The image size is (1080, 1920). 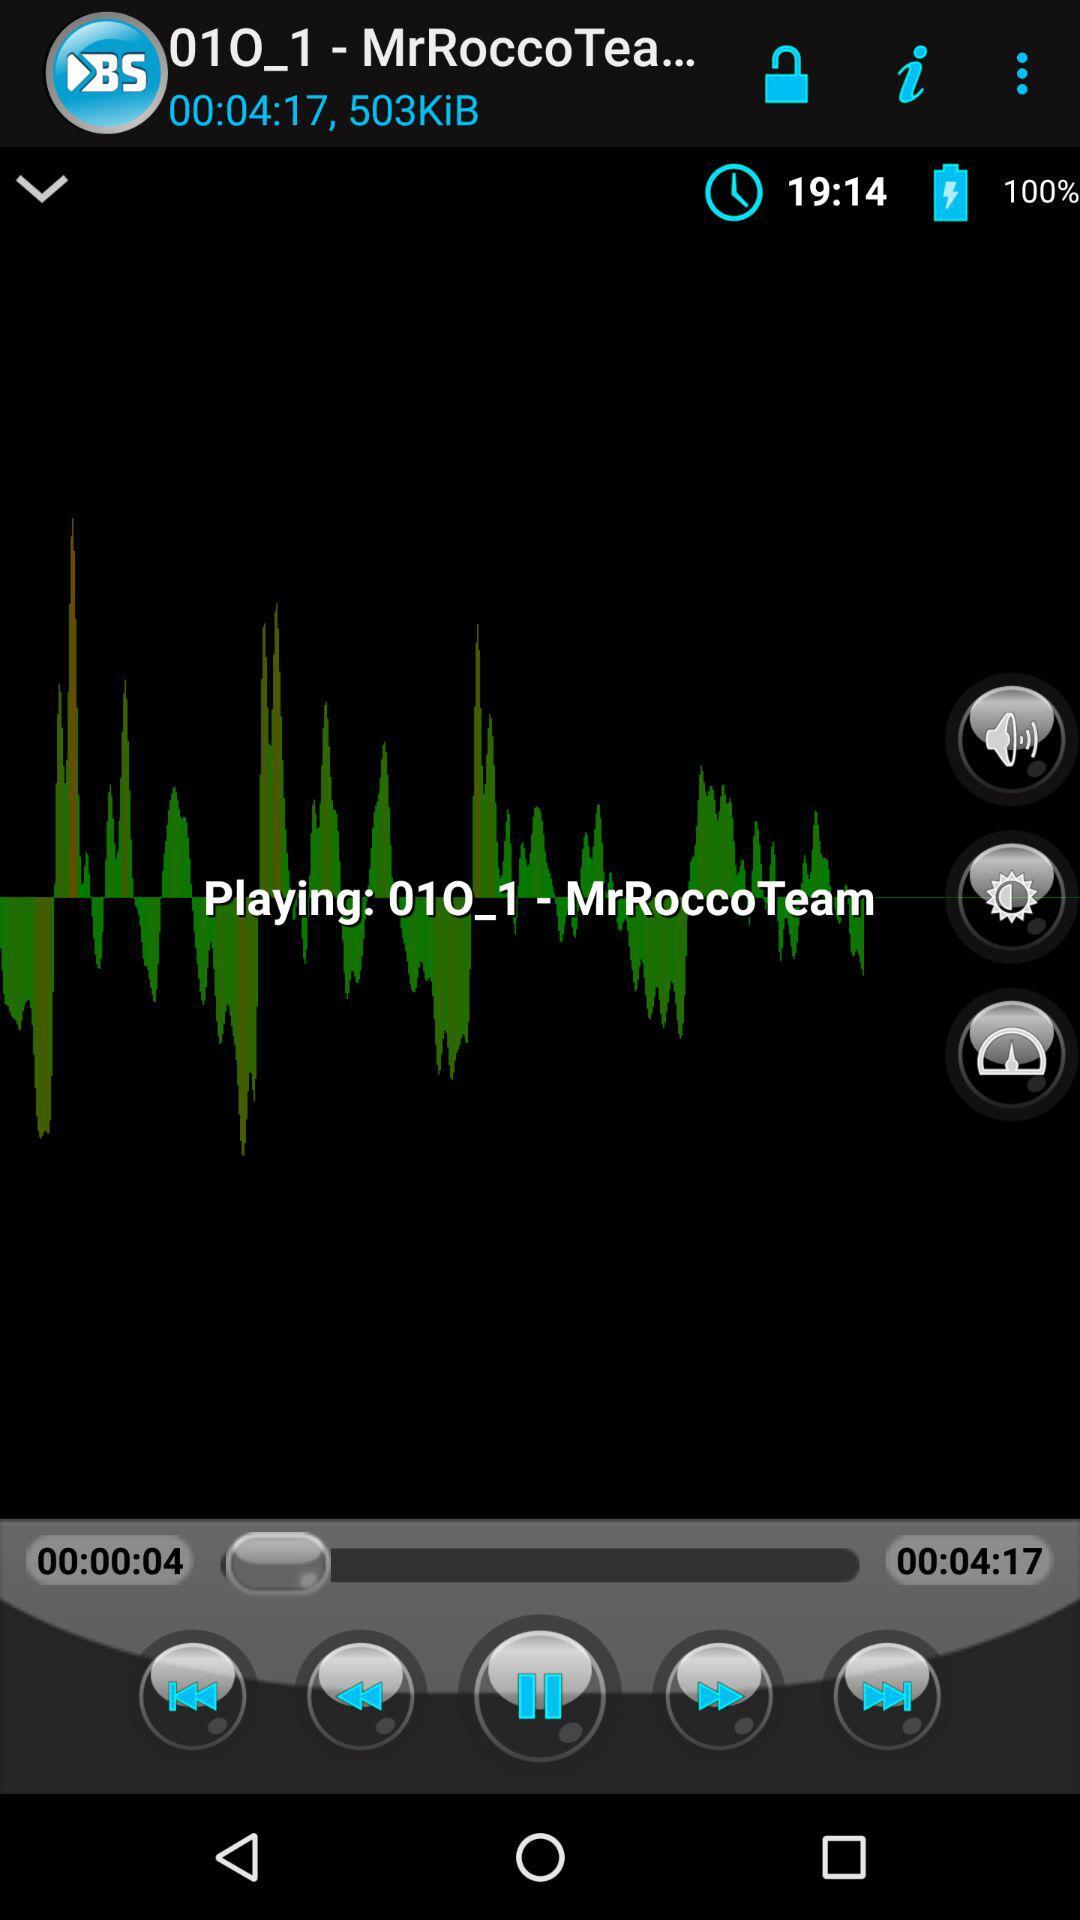 What do you see at coordinates (192, 1695) in the screenshot?
I see `the av_rewind icon` at bounding box center [192, 1695].